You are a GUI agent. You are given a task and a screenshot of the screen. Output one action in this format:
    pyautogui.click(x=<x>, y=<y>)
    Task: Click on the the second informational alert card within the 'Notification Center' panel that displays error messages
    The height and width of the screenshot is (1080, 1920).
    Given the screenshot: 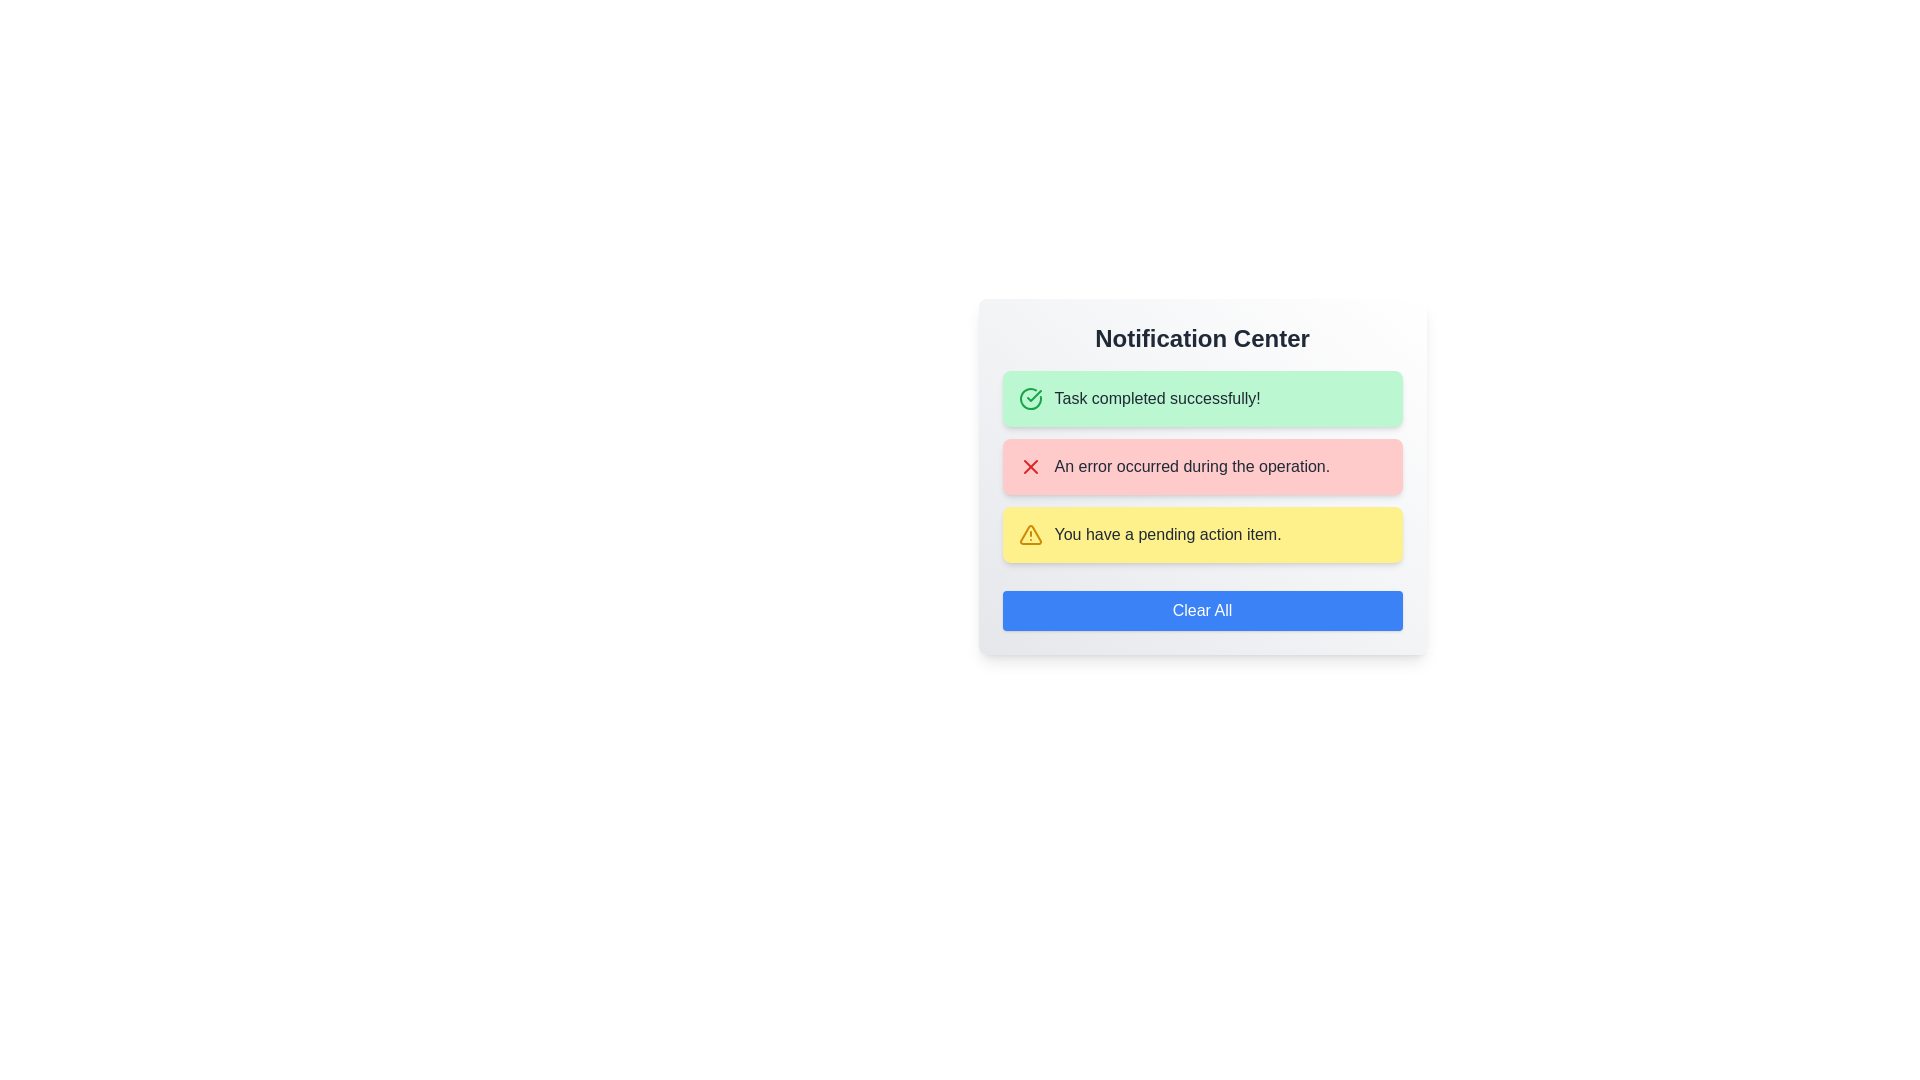 What is the action you would take?
    pyautogui.click(x=1201, y=466)
    